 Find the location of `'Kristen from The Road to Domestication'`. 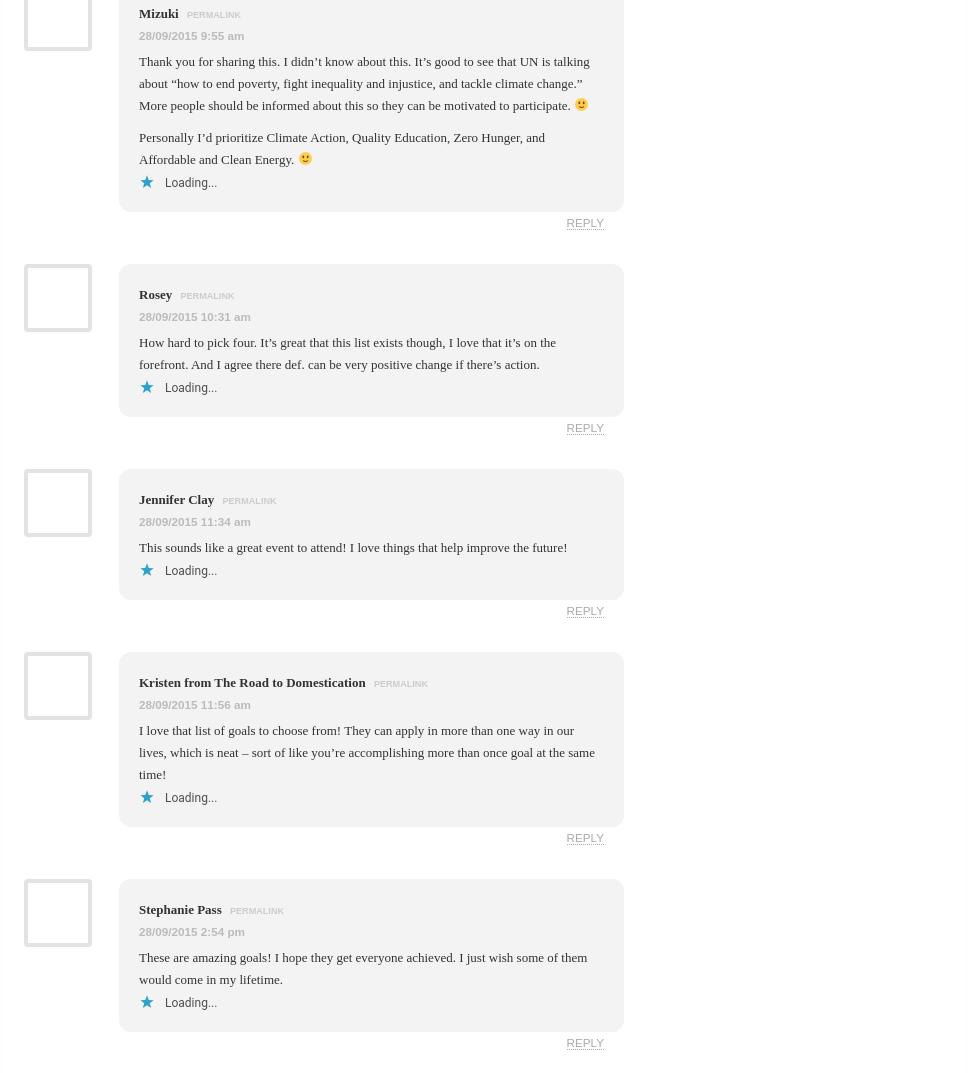

'Kristen from The Road to Domestication' is located at coordinates (253, 681).